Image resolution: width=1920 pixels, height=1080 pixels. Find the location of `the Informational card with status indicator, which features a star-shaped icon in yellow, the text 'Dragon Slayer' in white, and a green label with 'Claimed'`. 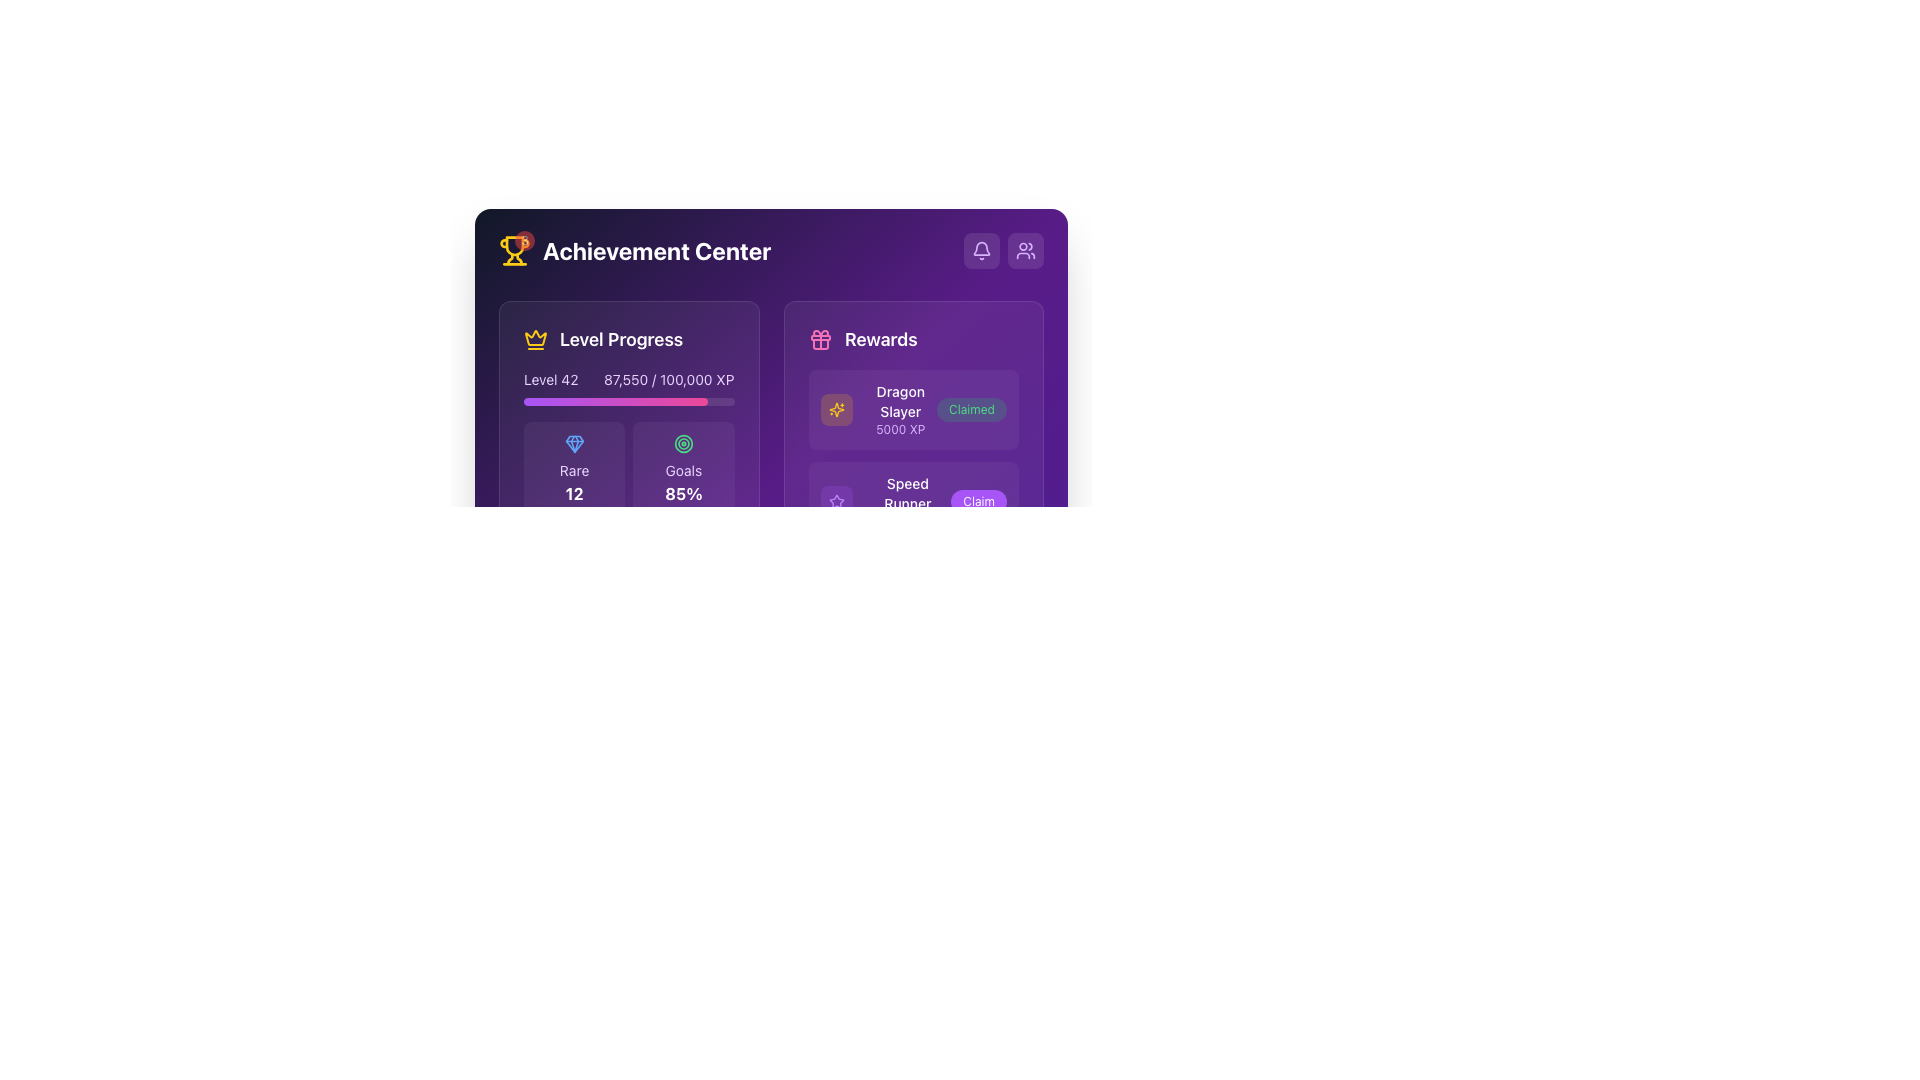

the Informational card with status indicator, which features a star-shaped icon in yellow, the text 'Dragon Slayer' in white, and a green label with 'Claimed' is located at coordinates (912, 408).